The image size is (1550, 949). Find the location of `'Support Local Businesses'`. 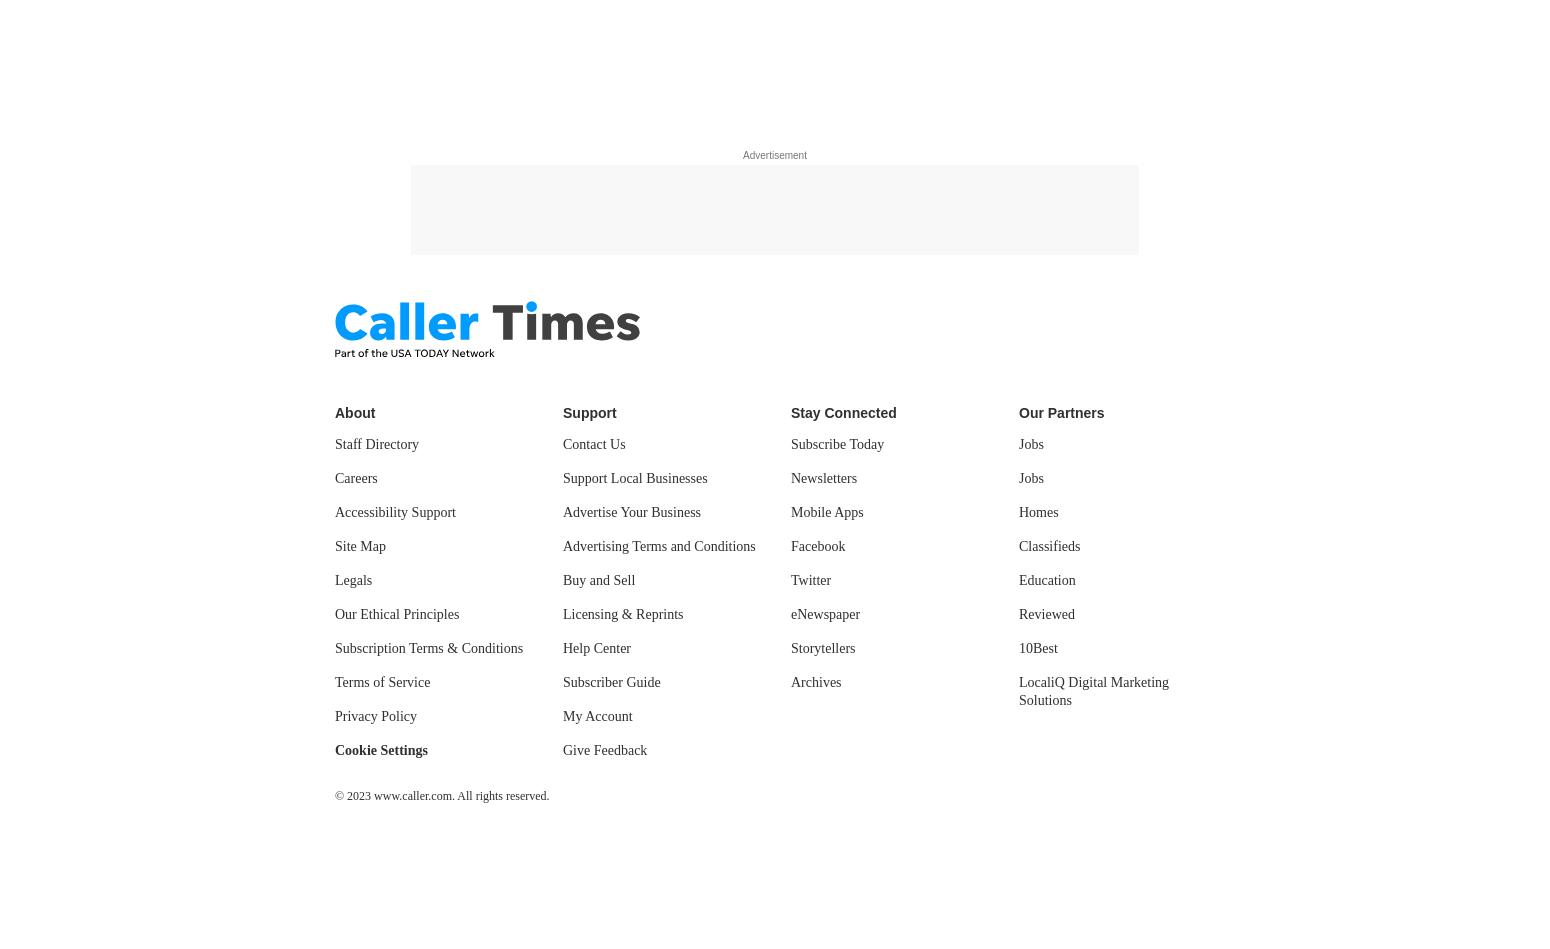

'Support Local Businesses' is located at coordinates (634, 477).